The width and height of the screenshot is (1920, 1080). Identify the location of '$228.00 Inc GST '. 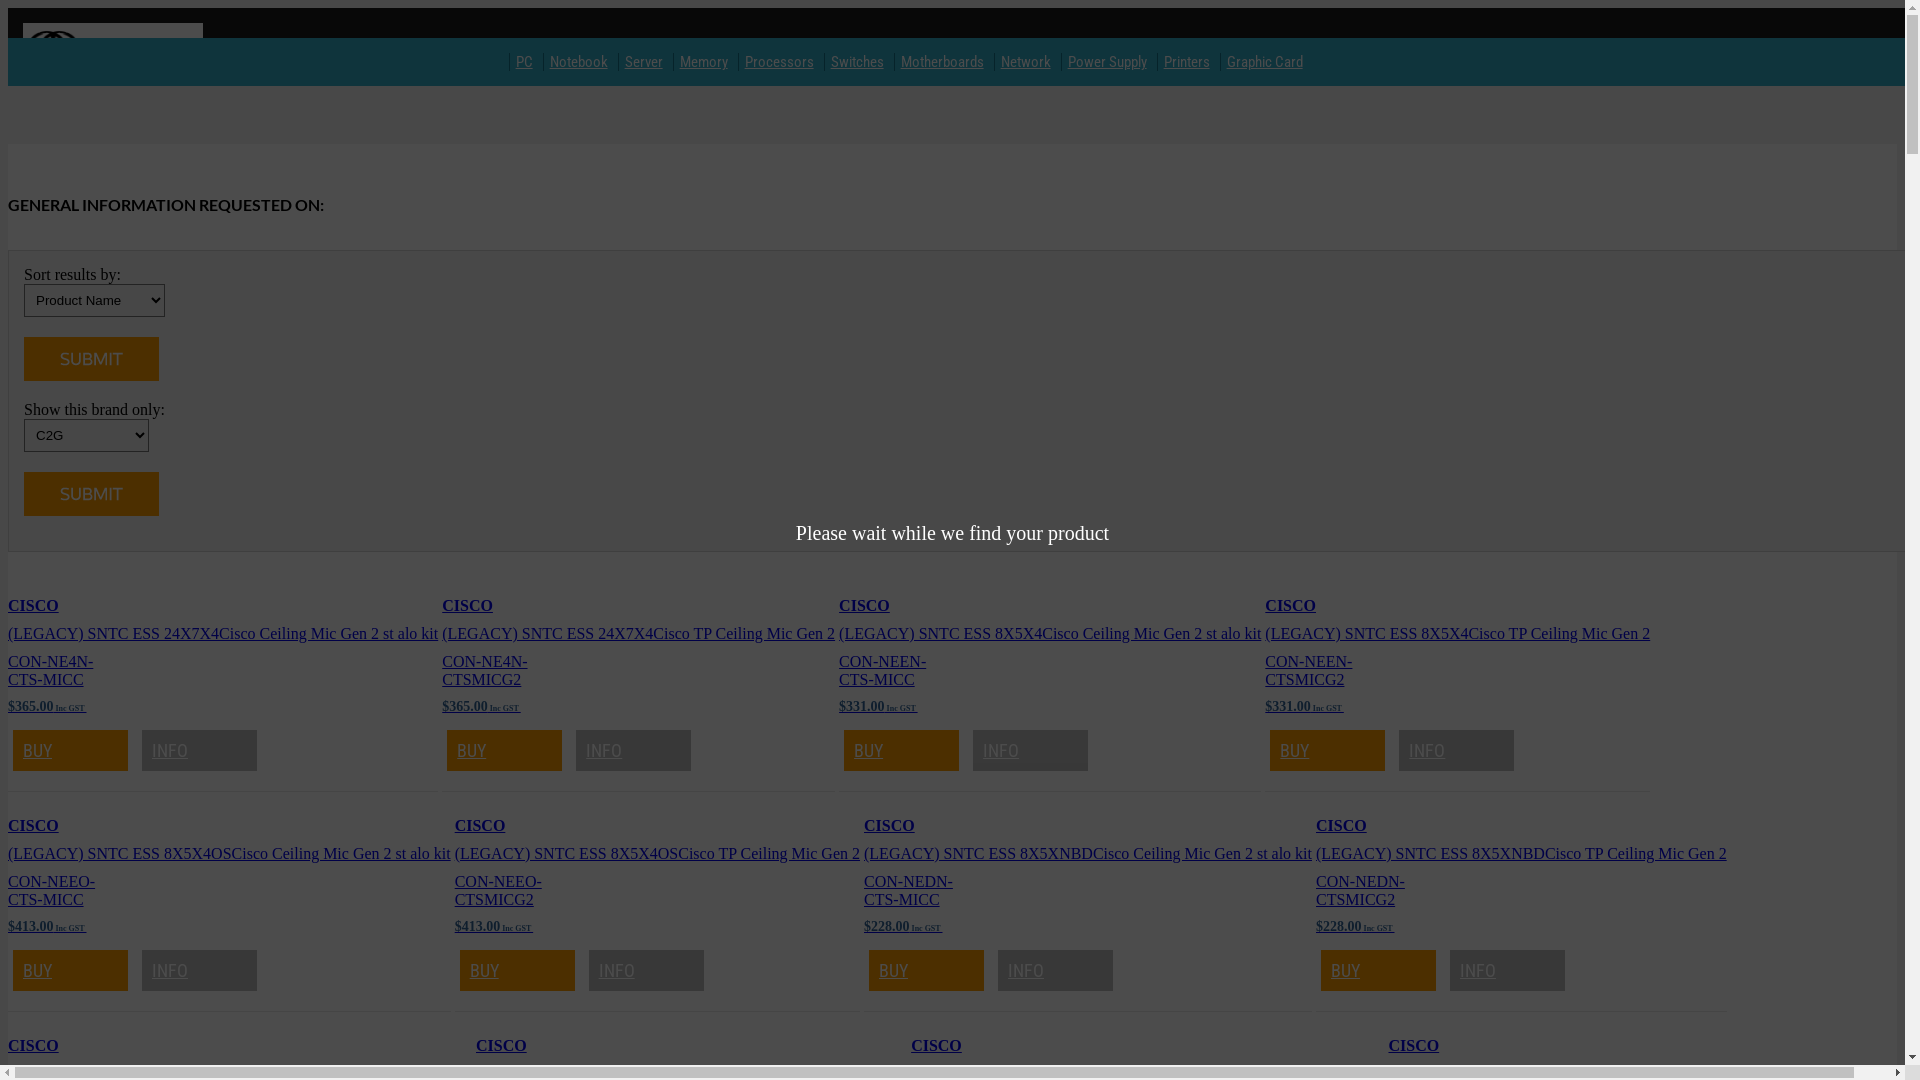
(901, 925).